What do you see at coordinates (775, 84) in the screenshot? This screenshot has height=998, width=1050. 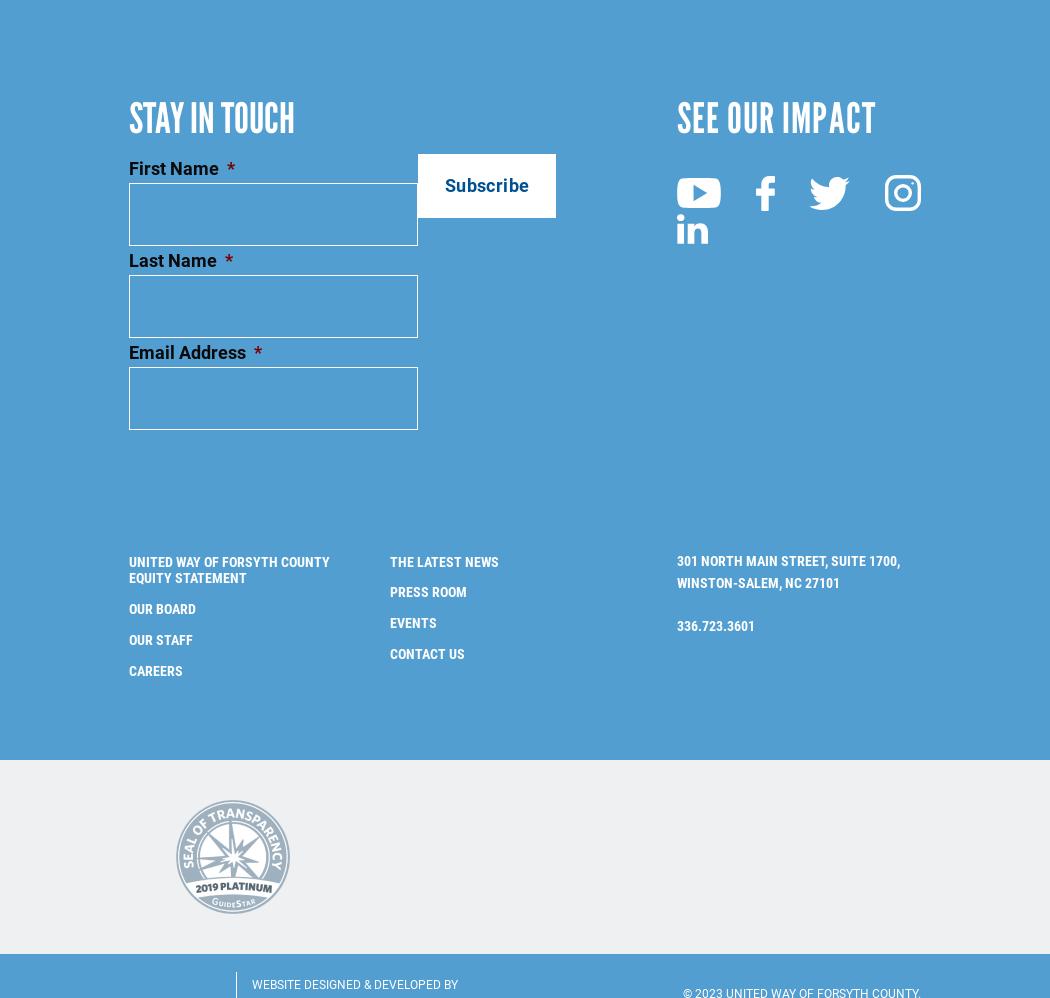 I see `'See Our Impact'` at bounding box center [775, 84].